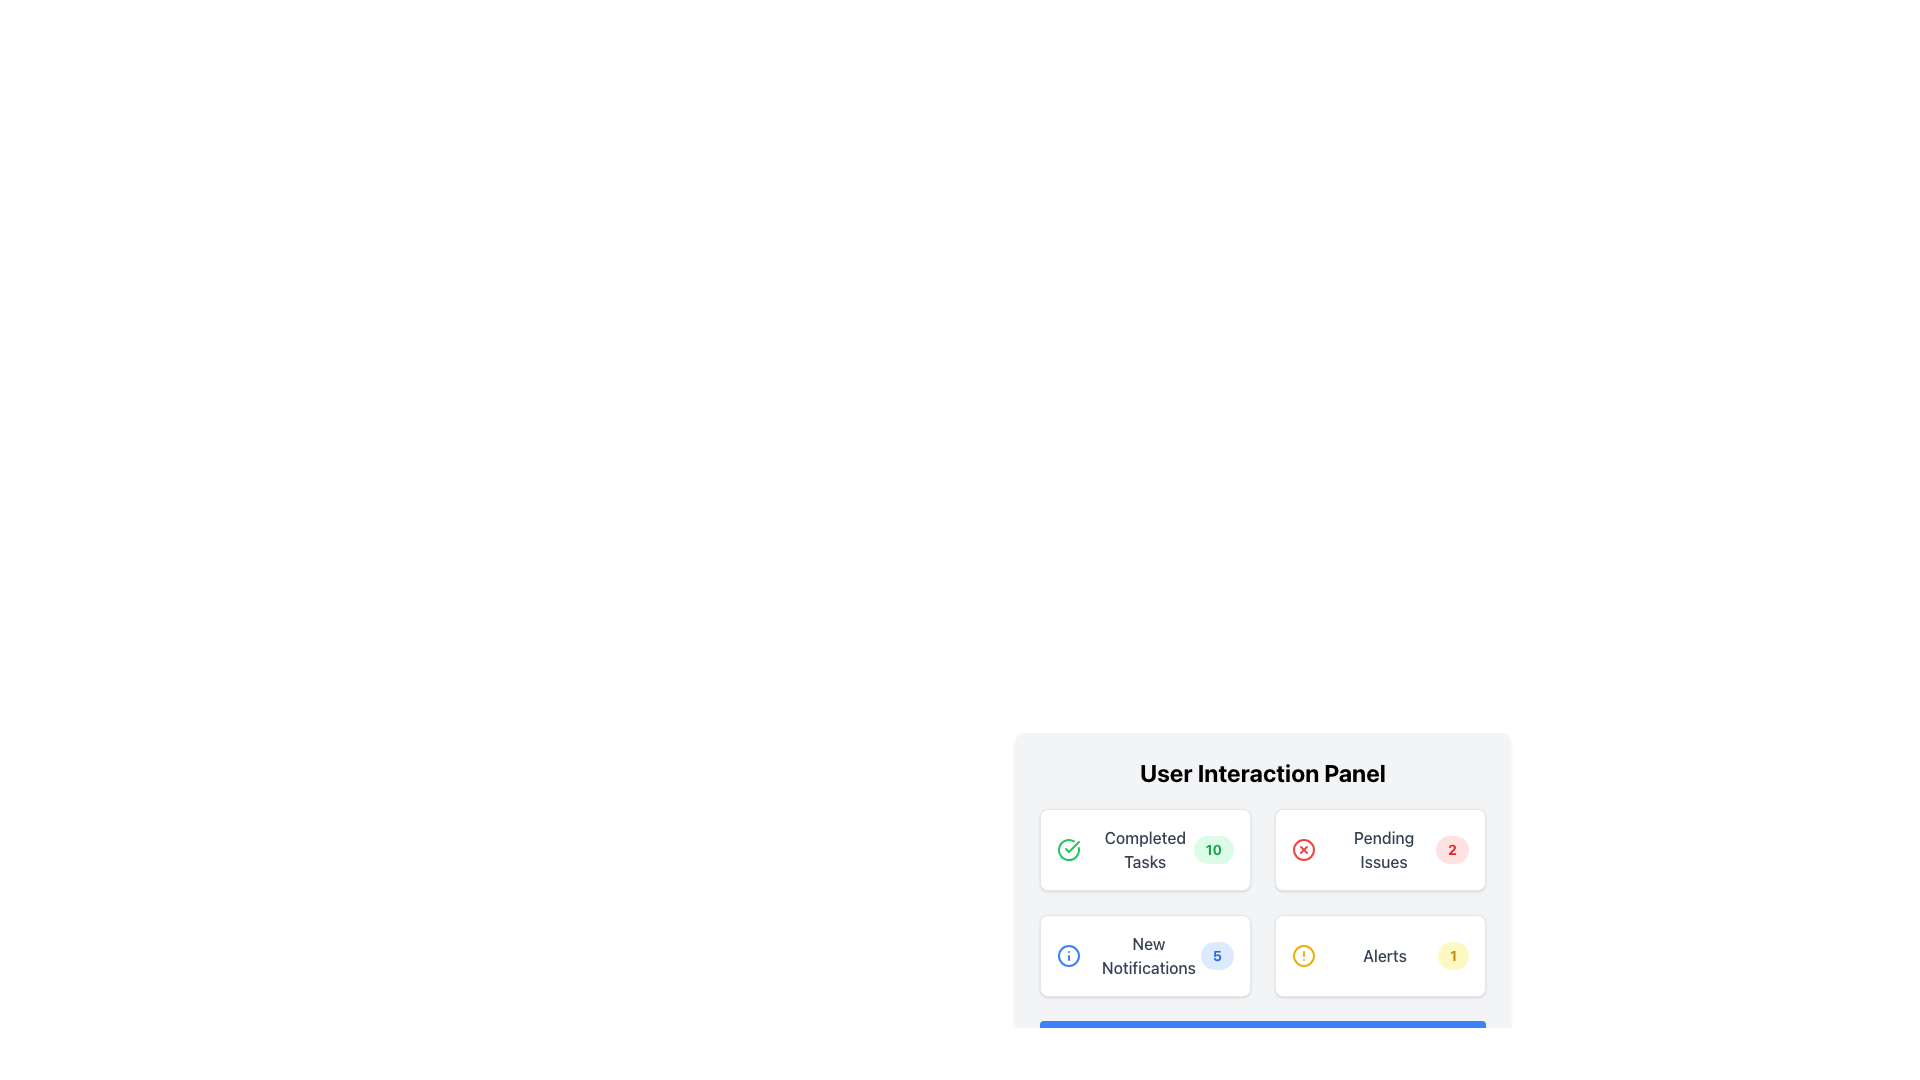 Image resolution: width=1920 pixels, height=1080 pixels. I want to click on circular vector graphic shape that is part of the cancel/remove icon in the 'Pending Issues' section of the 'User Interaction Panel', so click(1304, 849).